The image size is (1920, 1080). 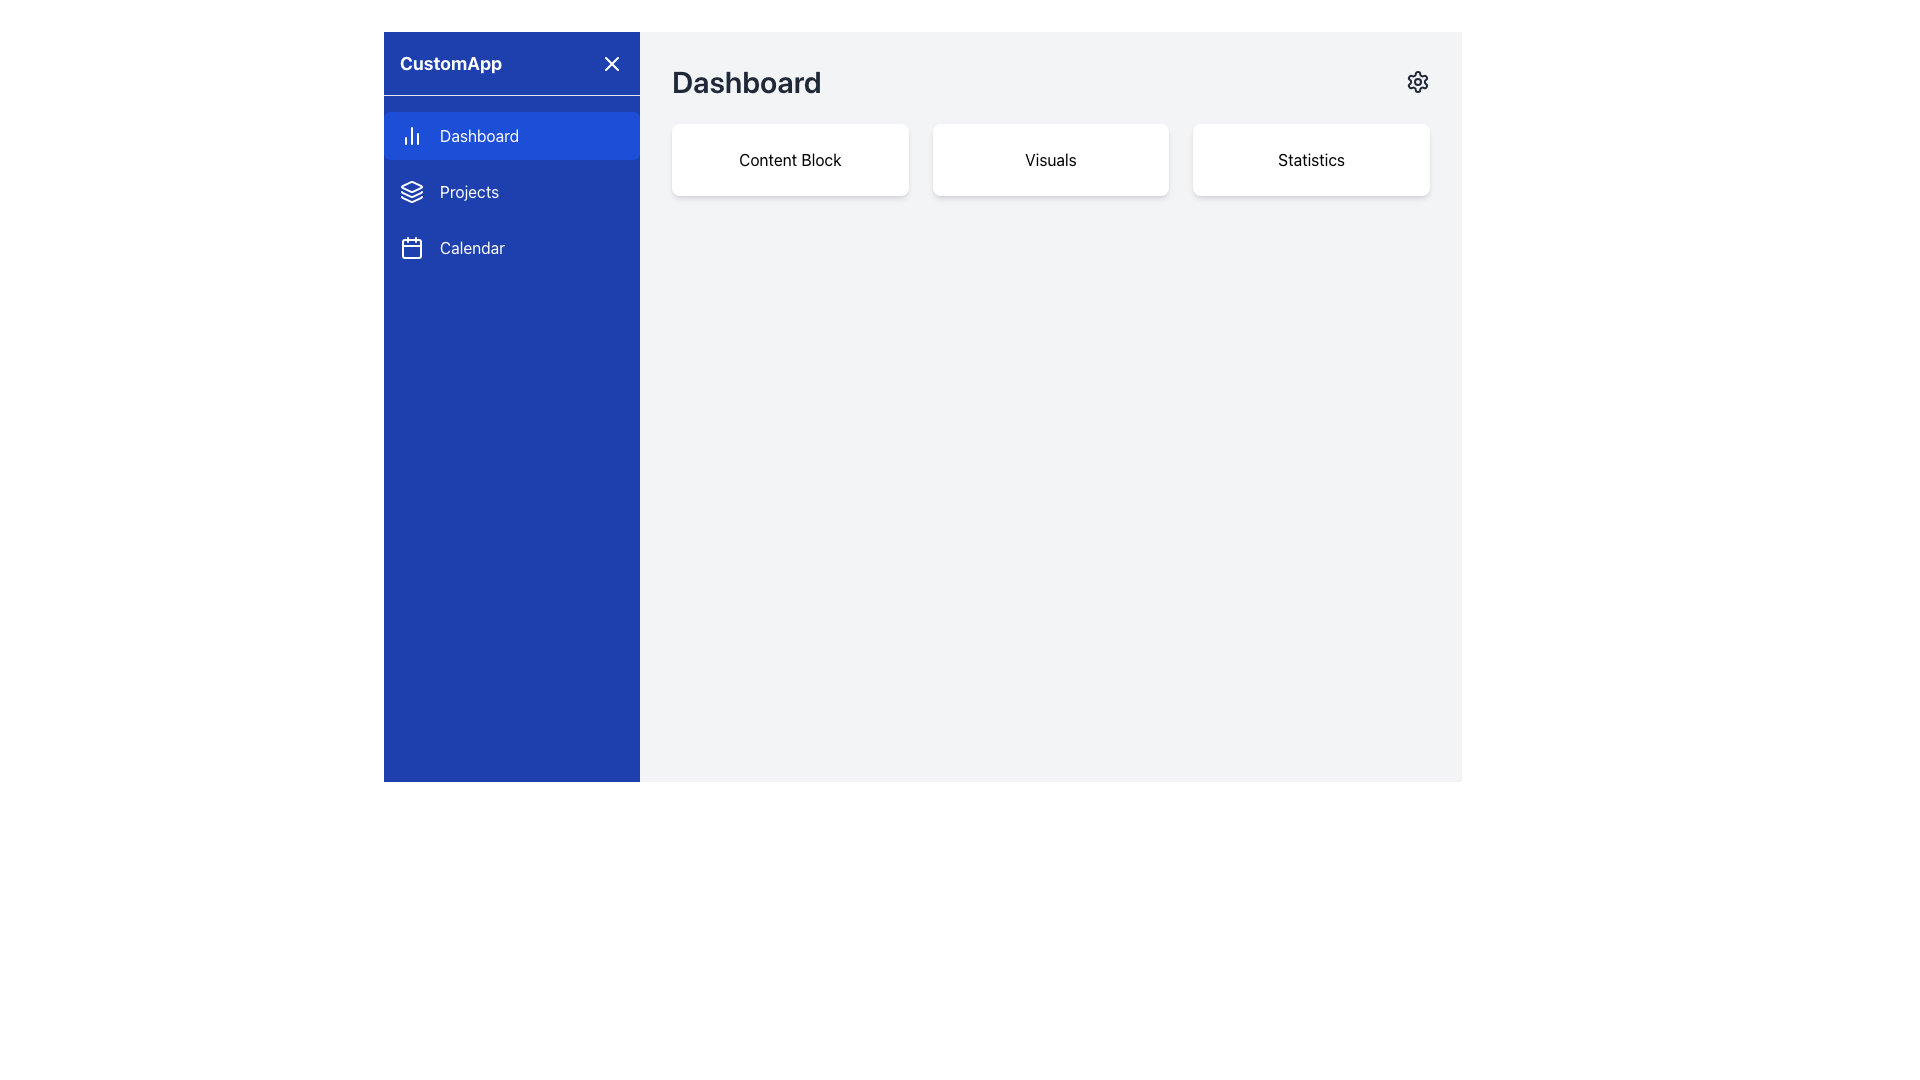 What do you see at coordinates (471, 246) in the screenshot?
I see `the 'Calendar' text label, which is a bold white label in a blue sidebar, positioned as the third item in a vertical menu` at bounding box center [471, 246].